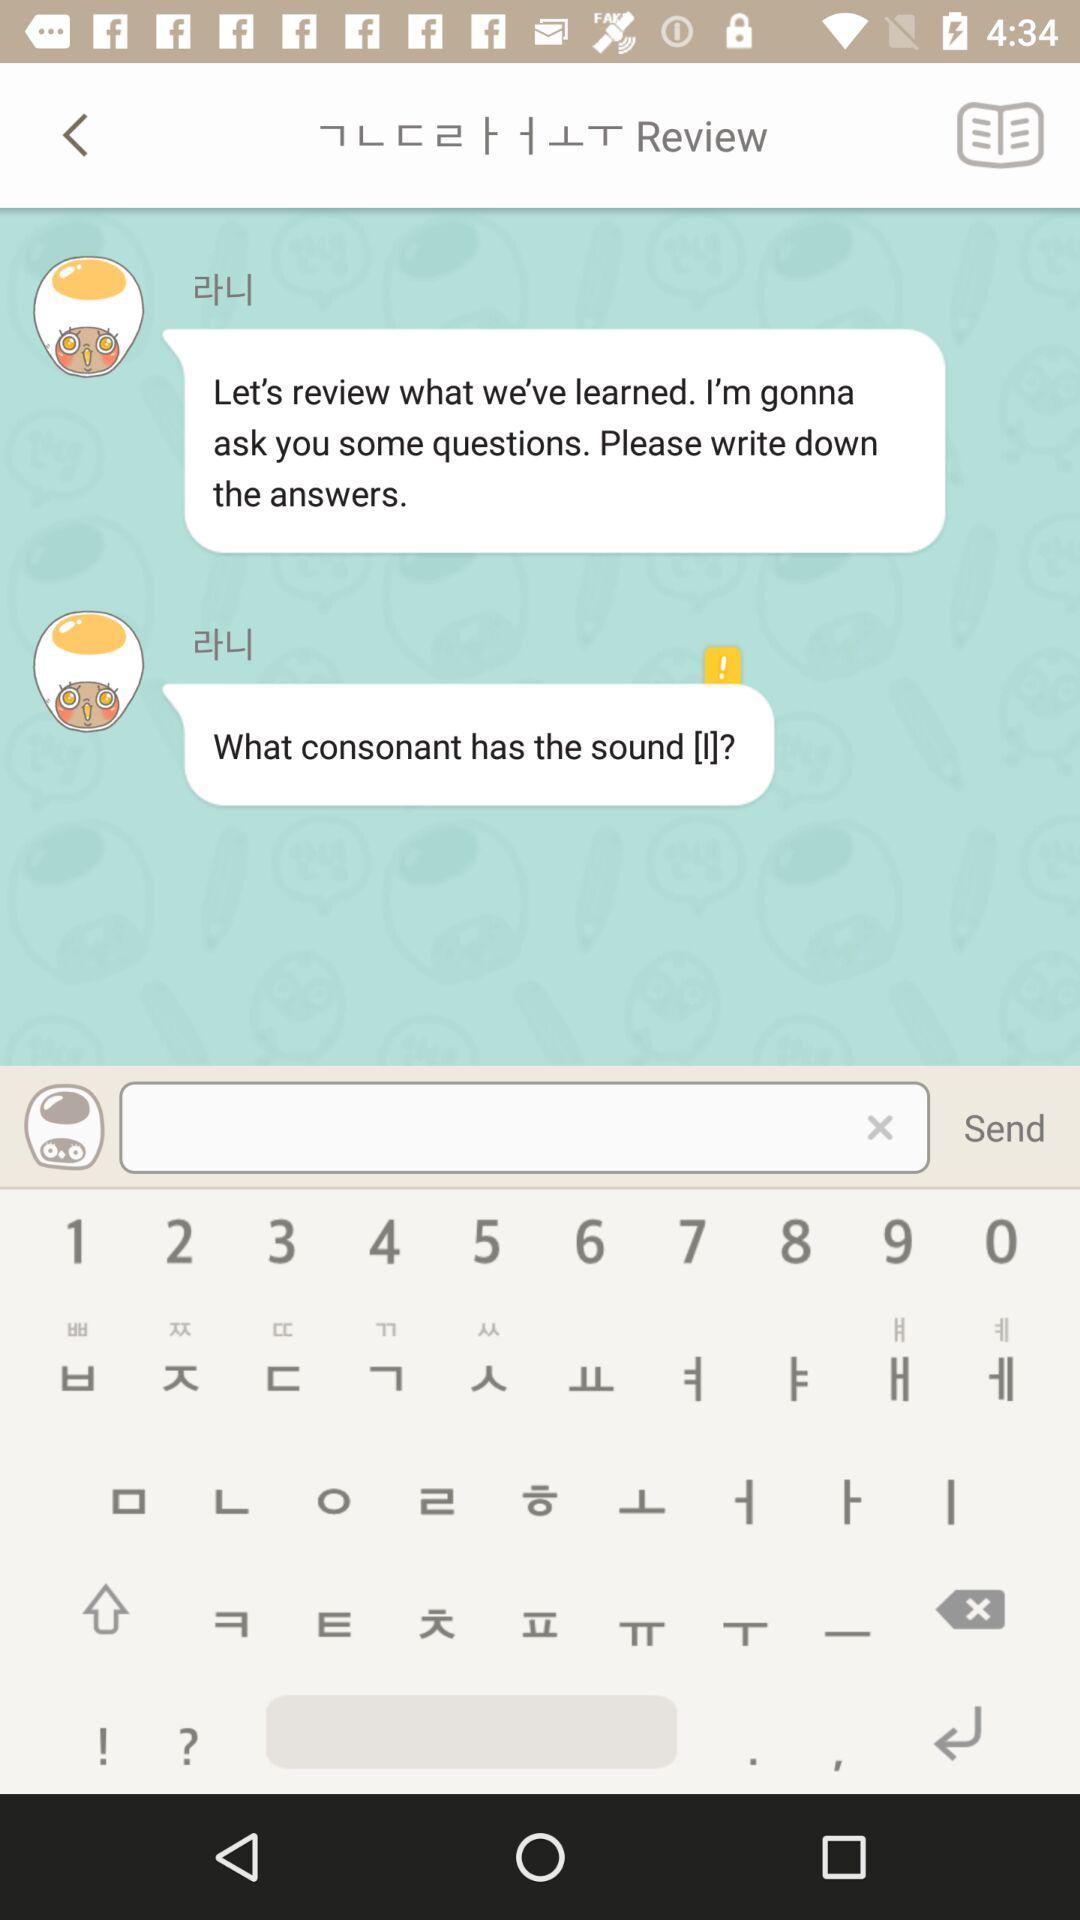  Describe the element at coordinates (77, 133) in the screenshot. I see `the arrow_backward icon` at that location.